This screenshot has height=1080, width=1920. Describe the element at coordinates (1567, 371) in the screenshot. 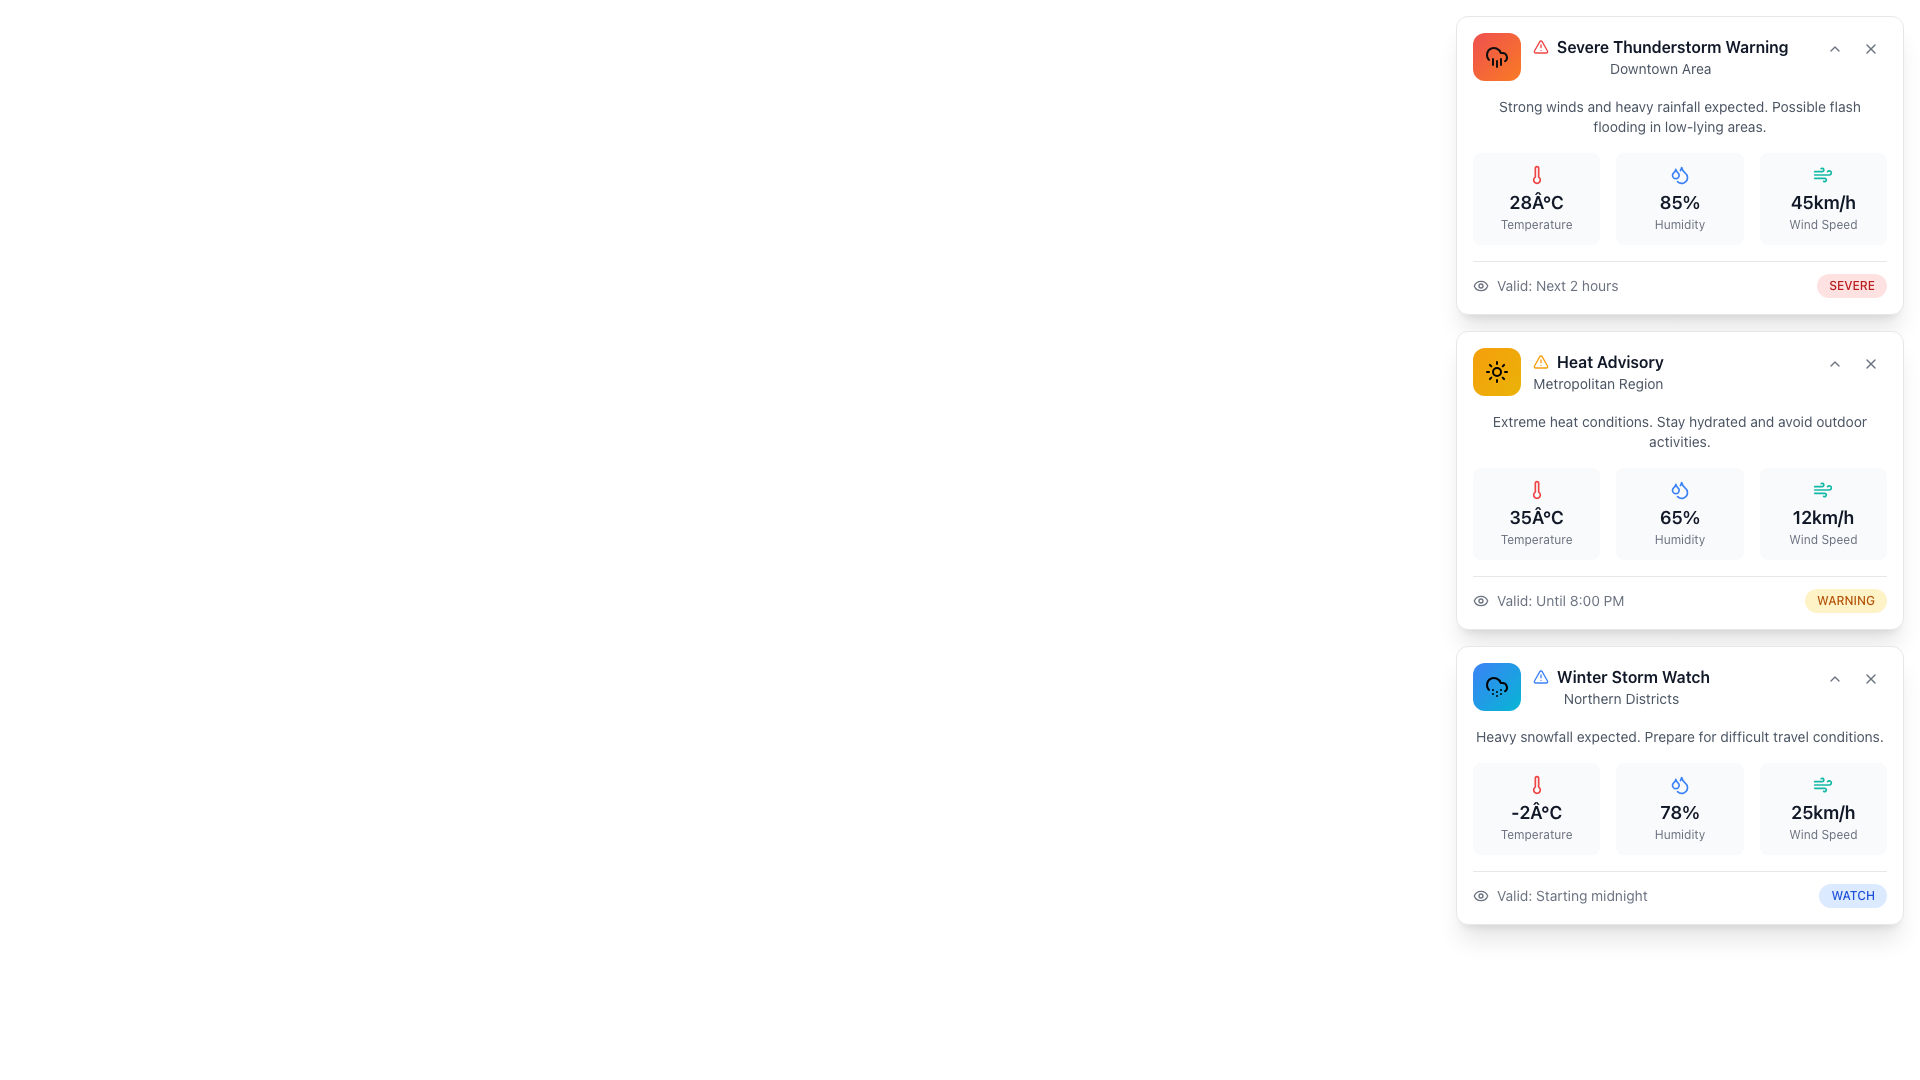

I see `the Informational Header displaying 'Heat Advisory Metropolitan Region', which includes a sun icon and an alert triangle, located at the top-left corner of its card` at that location.